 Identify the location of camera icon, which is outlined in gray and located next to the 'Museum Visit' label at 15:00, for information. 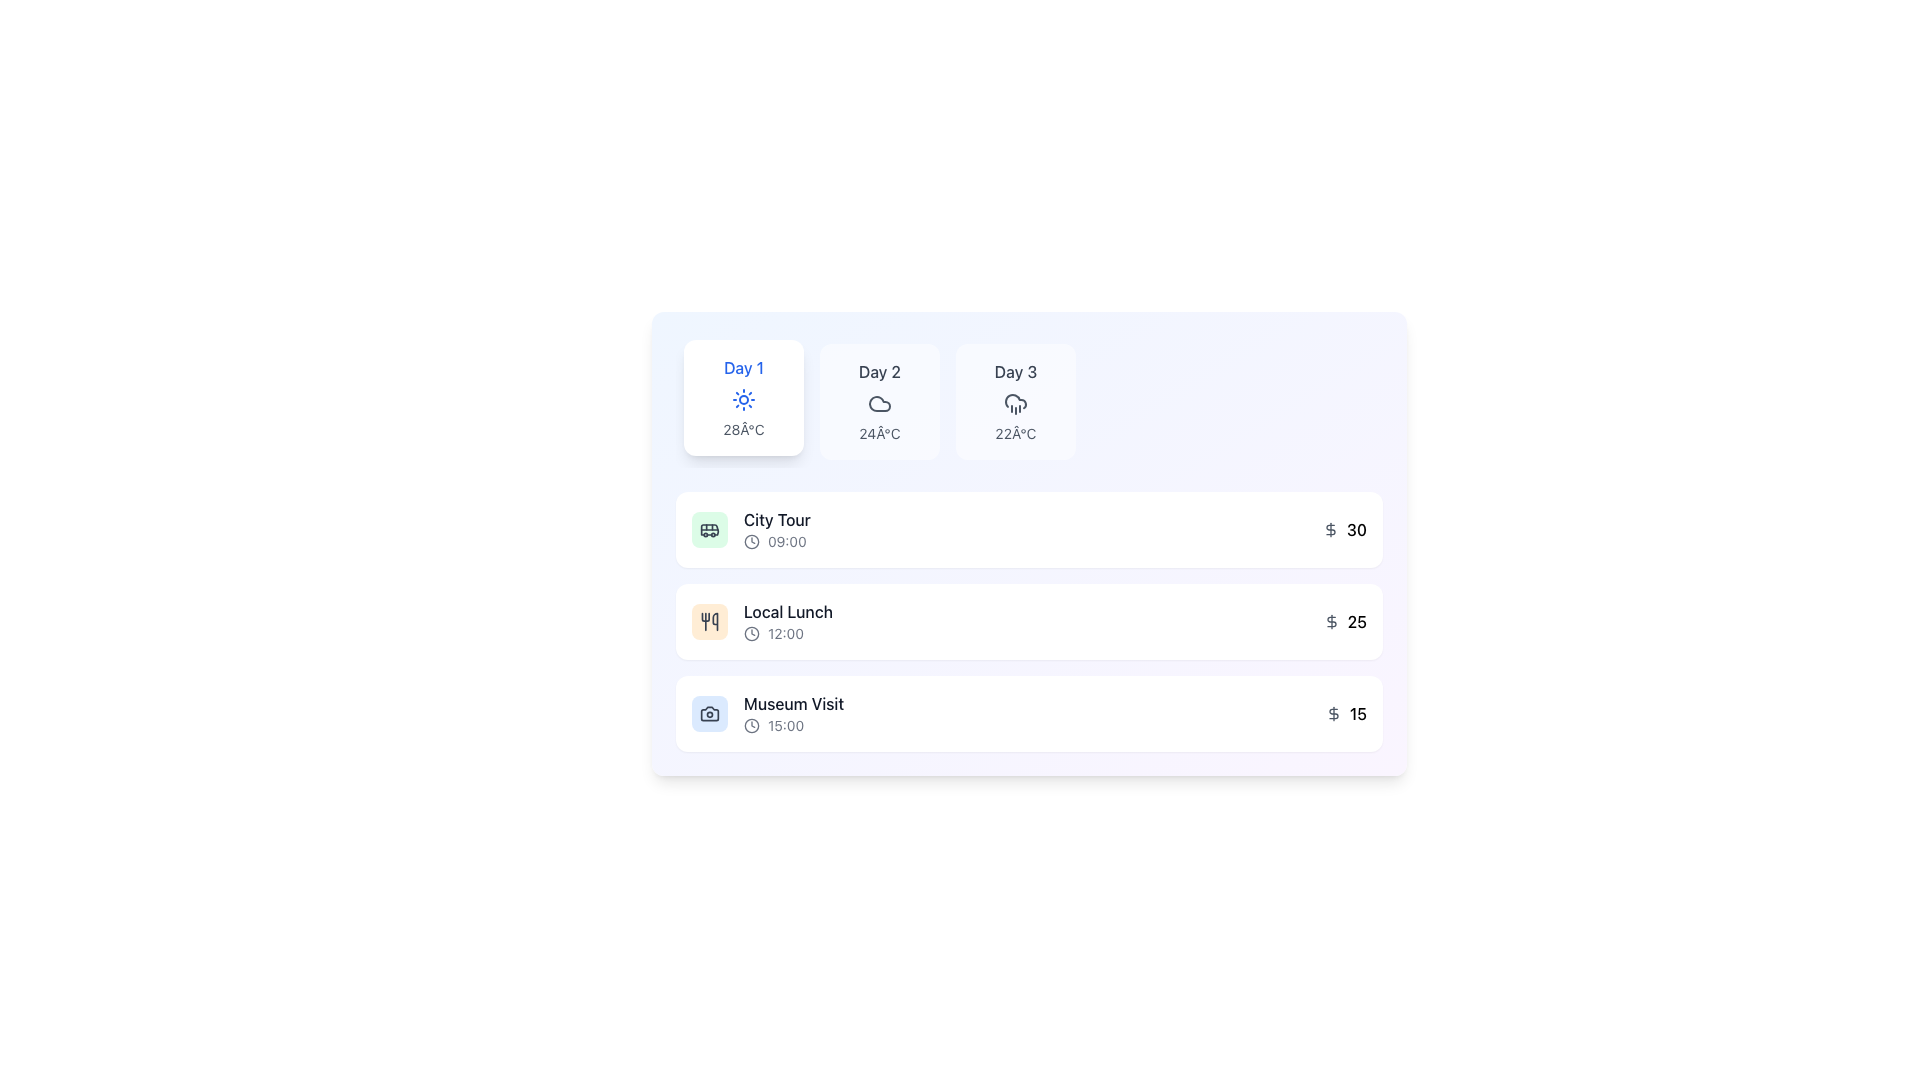
(710, 712).